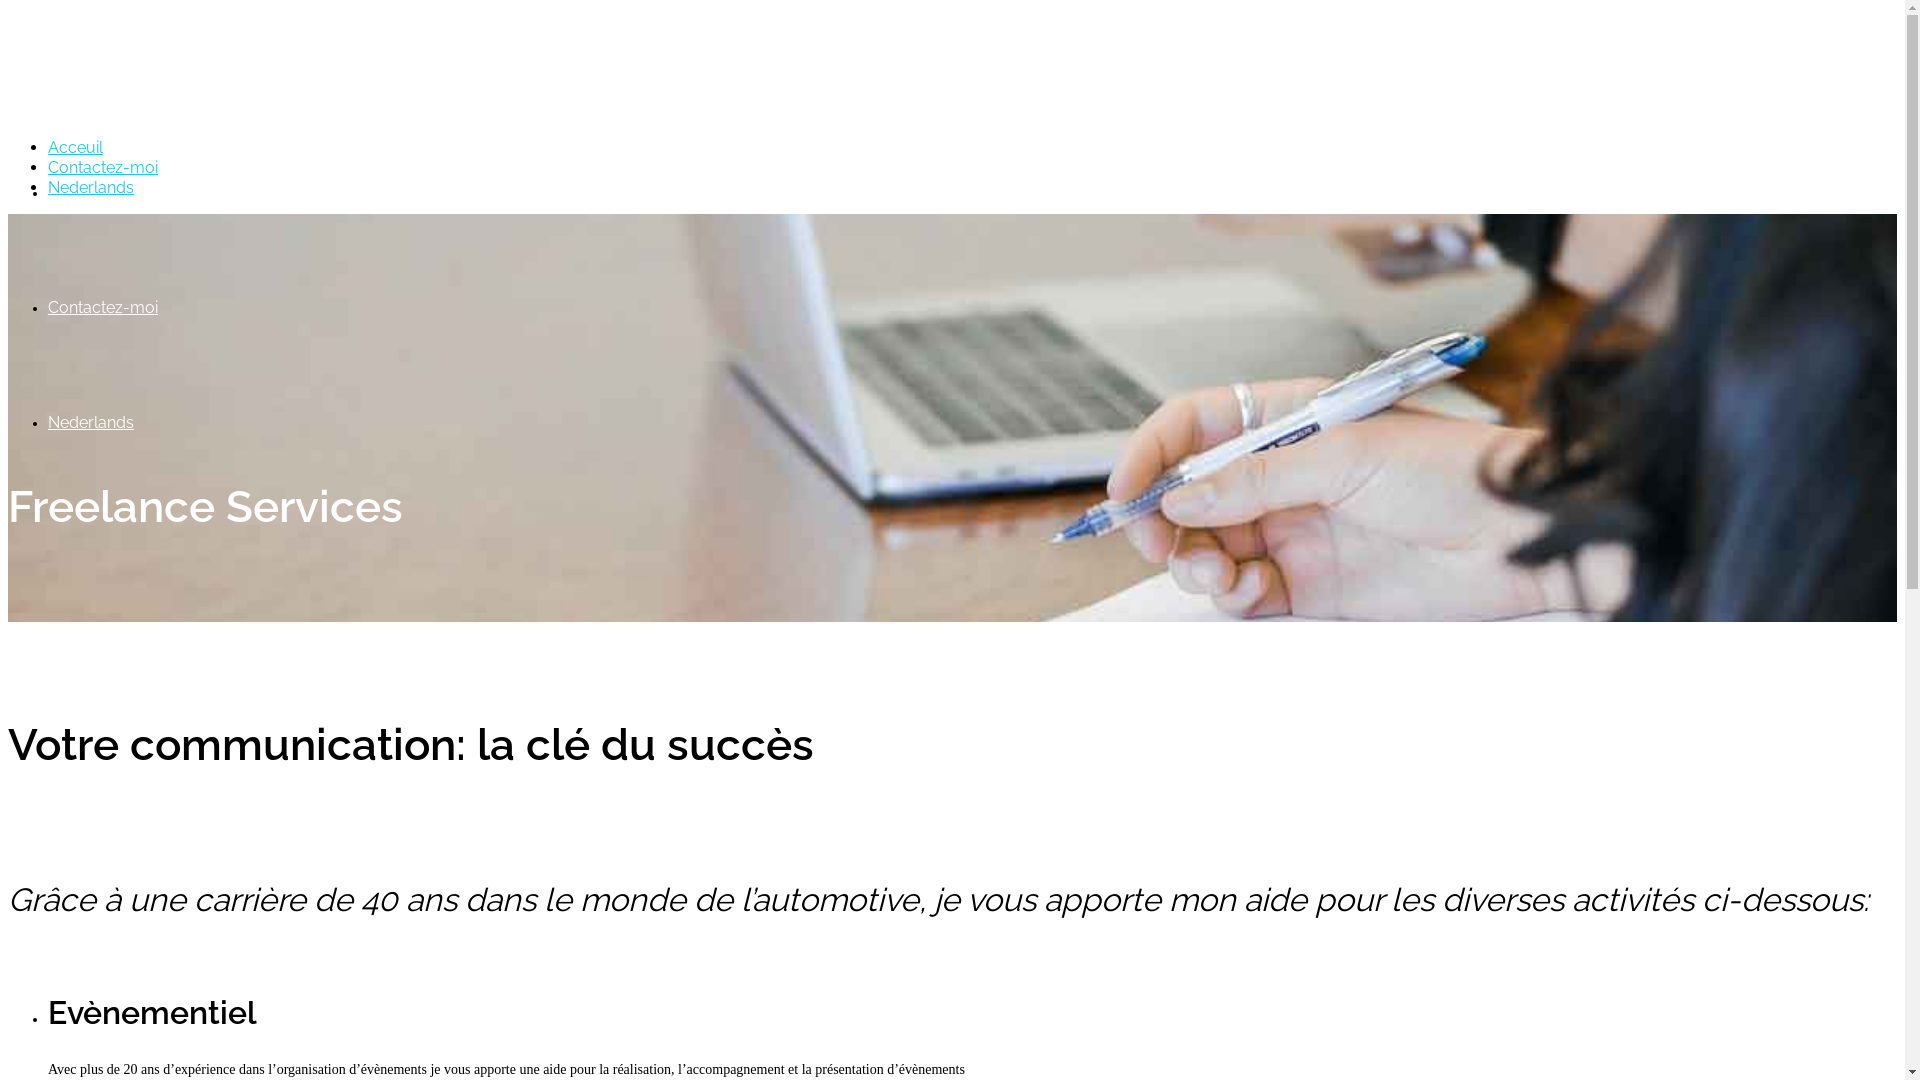 The height and width of the screenshot is (1080, 1920). I want to click on 'Contactez-moi', so click(101, 166).